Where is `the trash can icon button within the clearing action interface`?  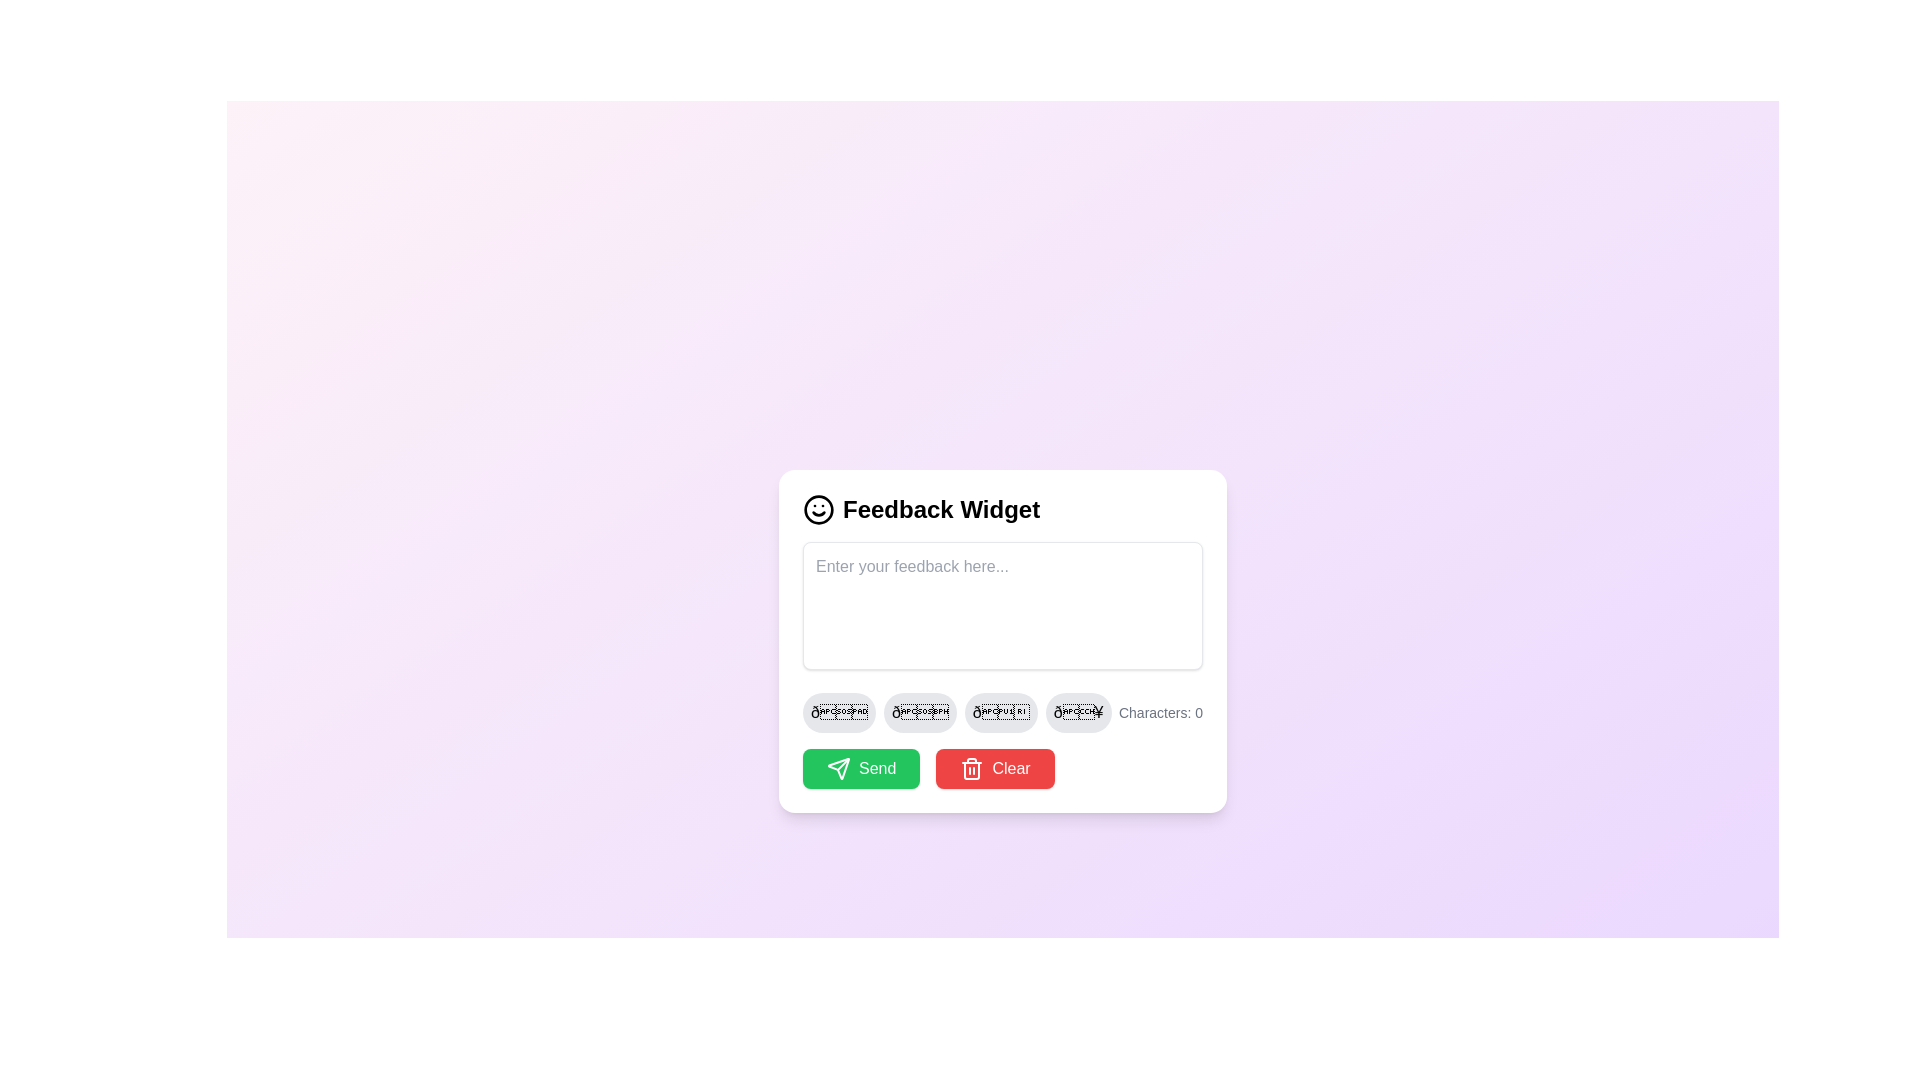
the trash can icon button within the clearing action interface is located at coordinates (972, 767).